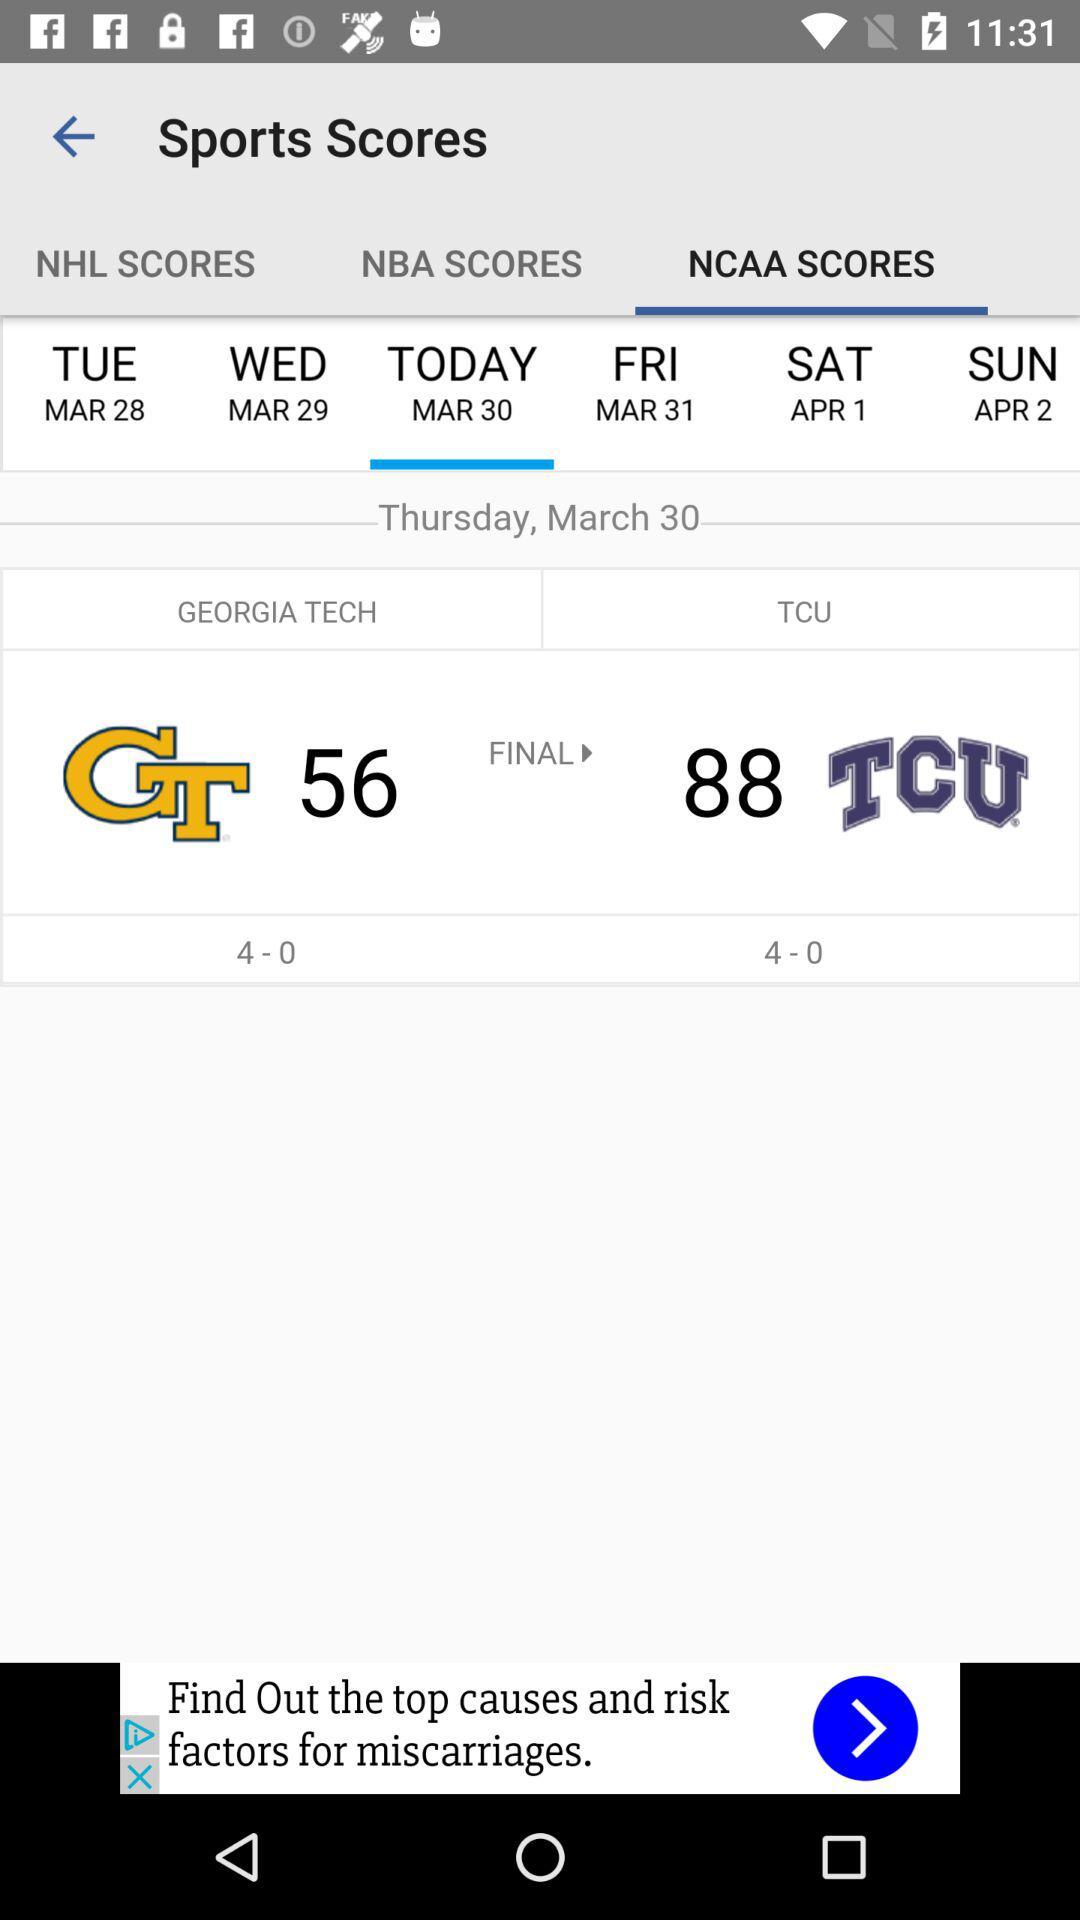 The image size is (1080, 1920). Describe the element at coordinates (540, 1727) in the screenshot. I see `advertisement banner` at that location.